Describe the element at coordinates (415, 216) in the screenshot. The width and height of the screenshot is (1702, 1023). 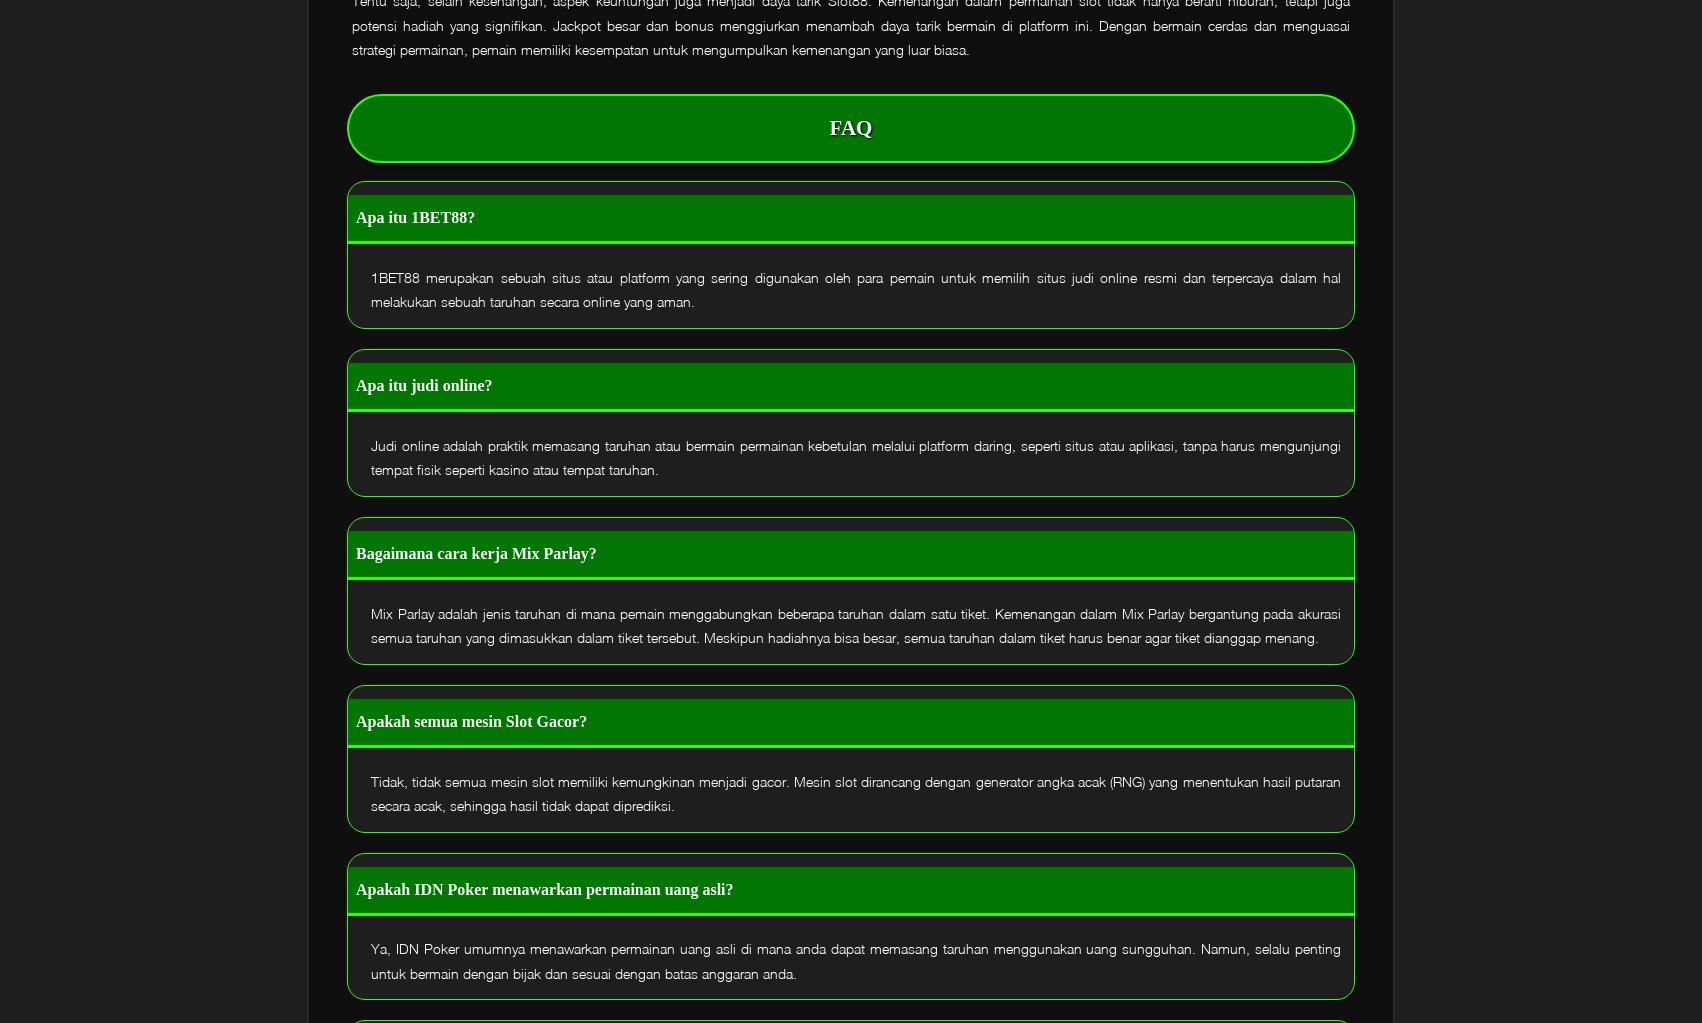
I see `'Apa itu 1BET88?'` at that location.